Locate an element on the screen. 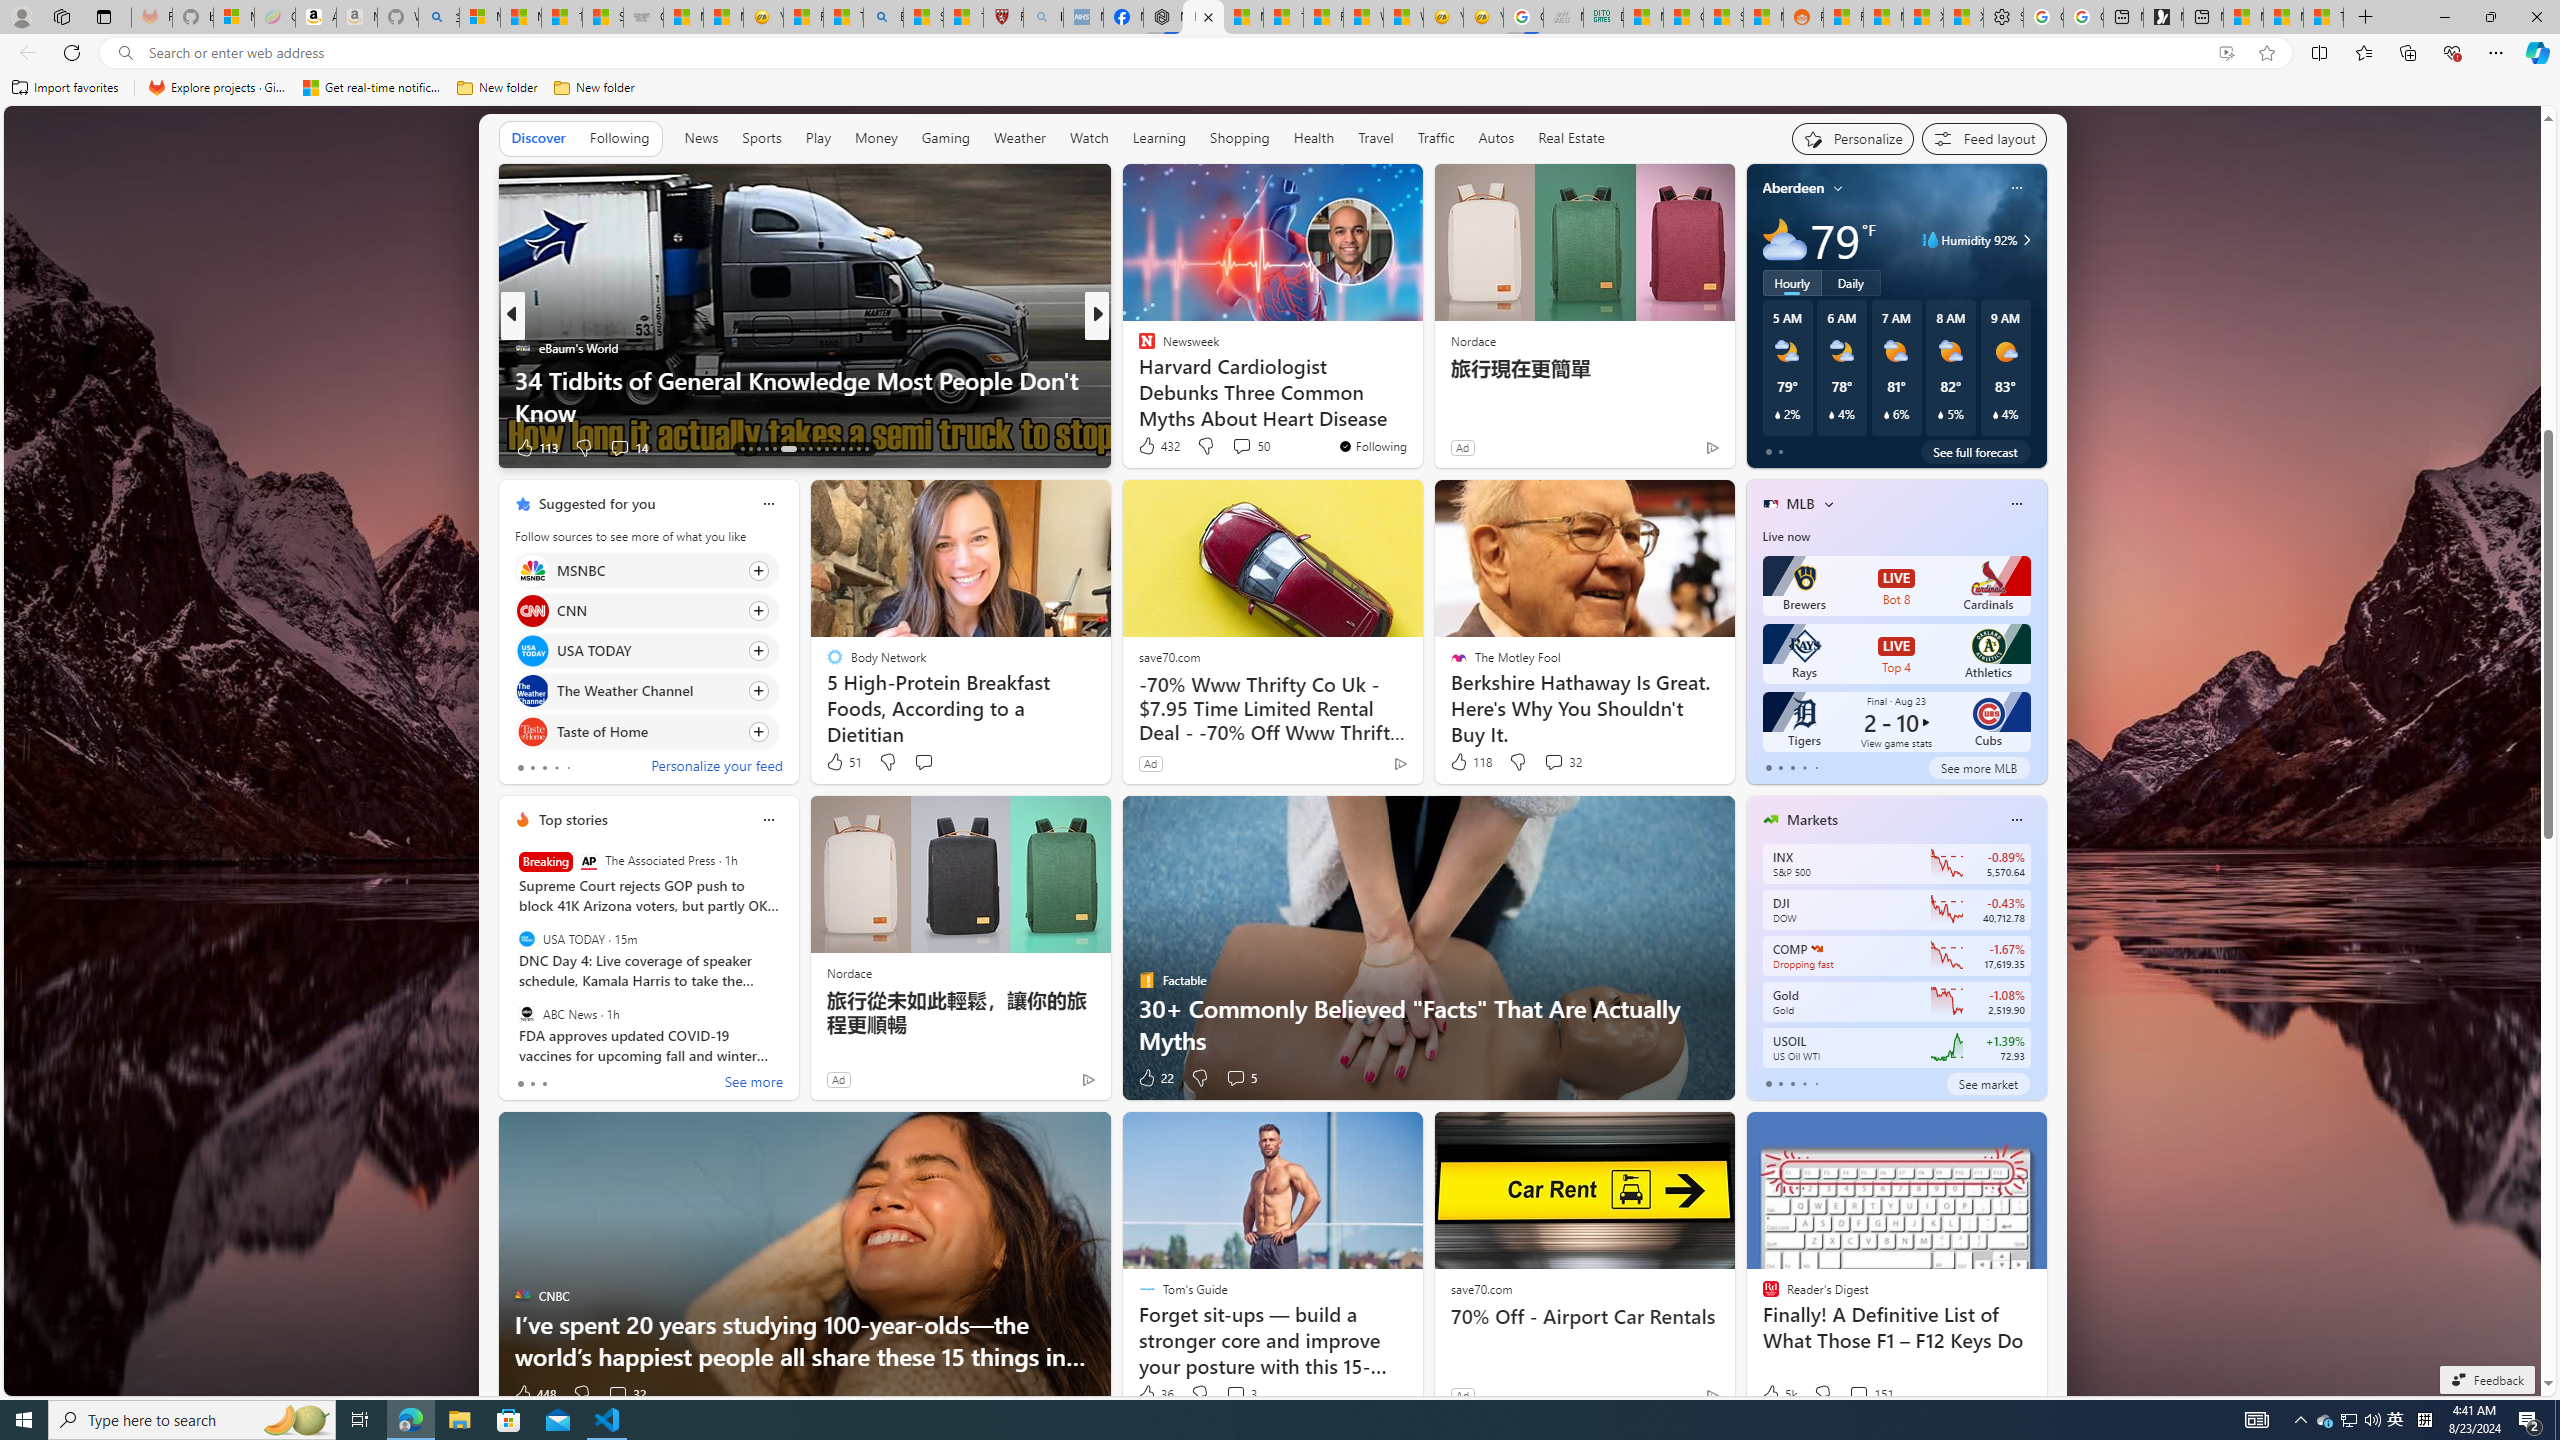  '256 Like' is located at coordinates (1151, 447).